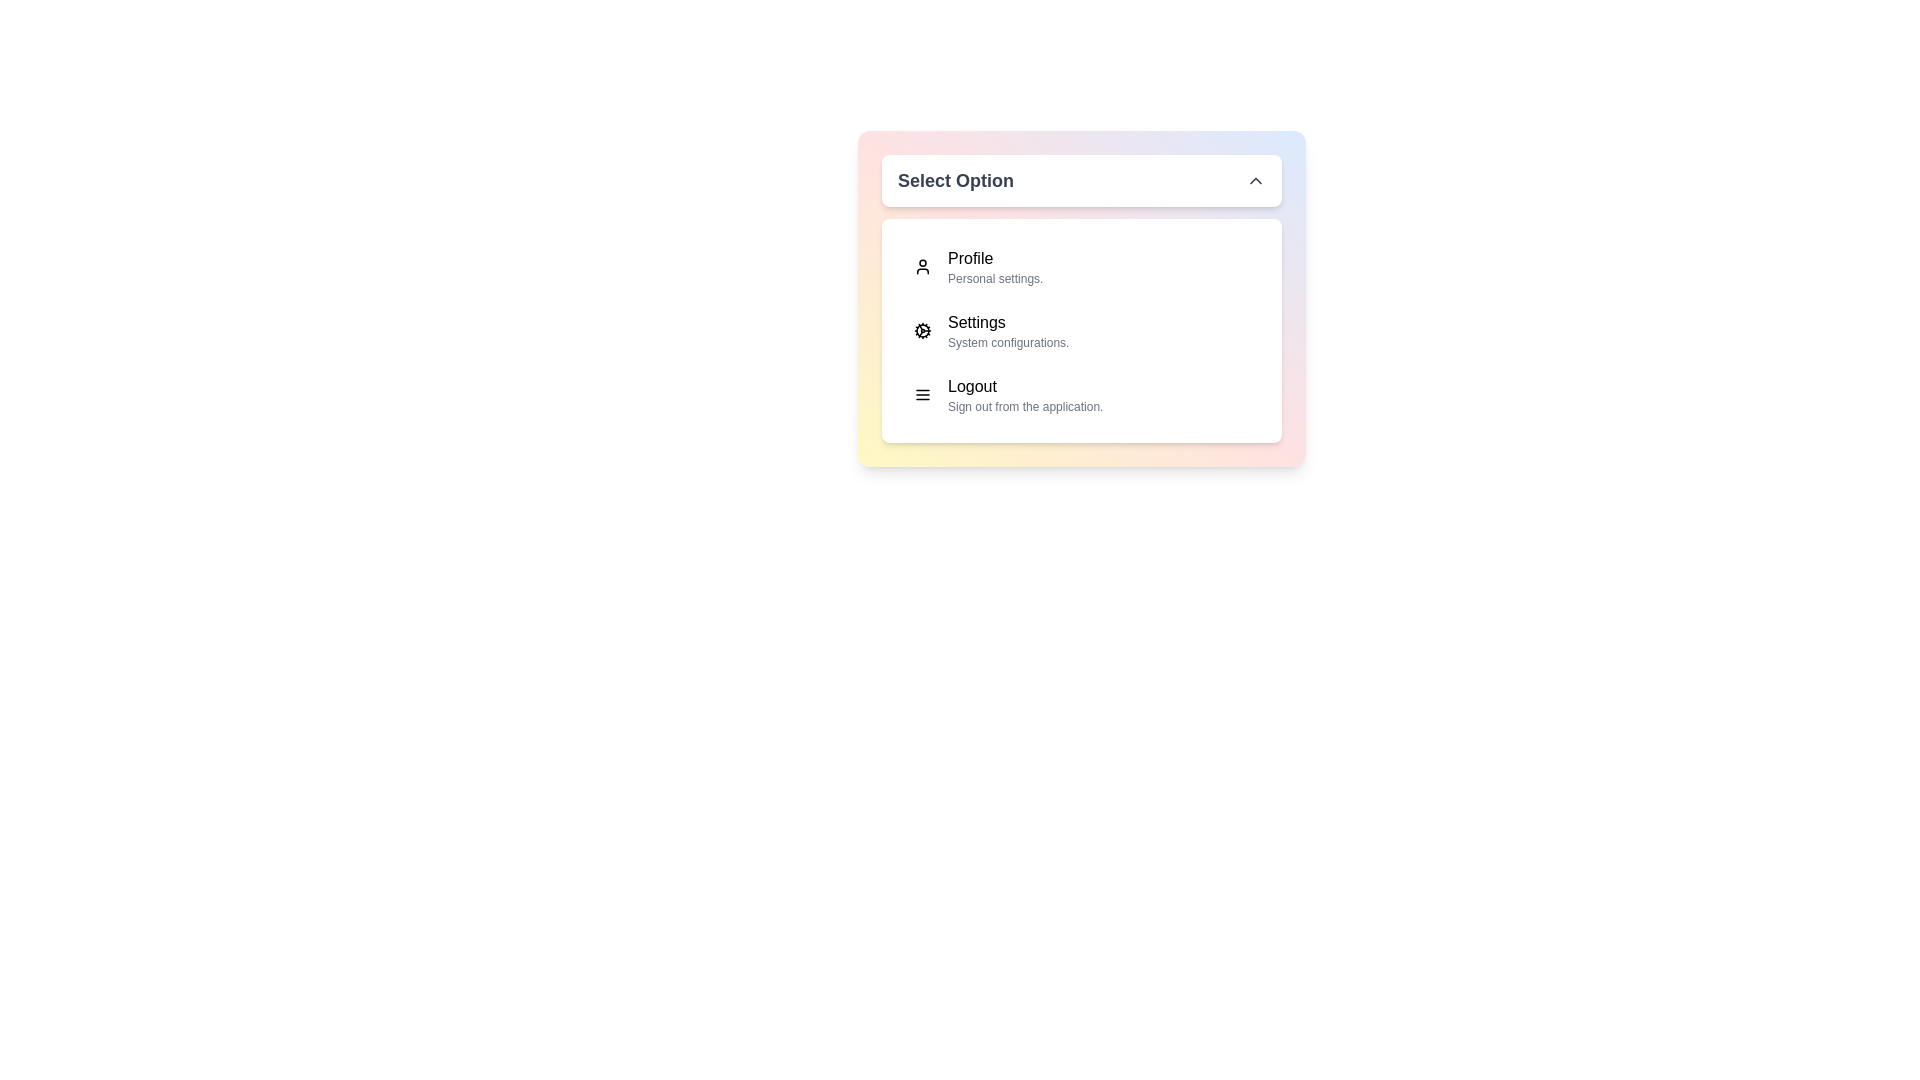  Describe the element at coordinates (1080, 330) in the screenshot. I see `the menu item corresponding to Settings to select it` at that location.